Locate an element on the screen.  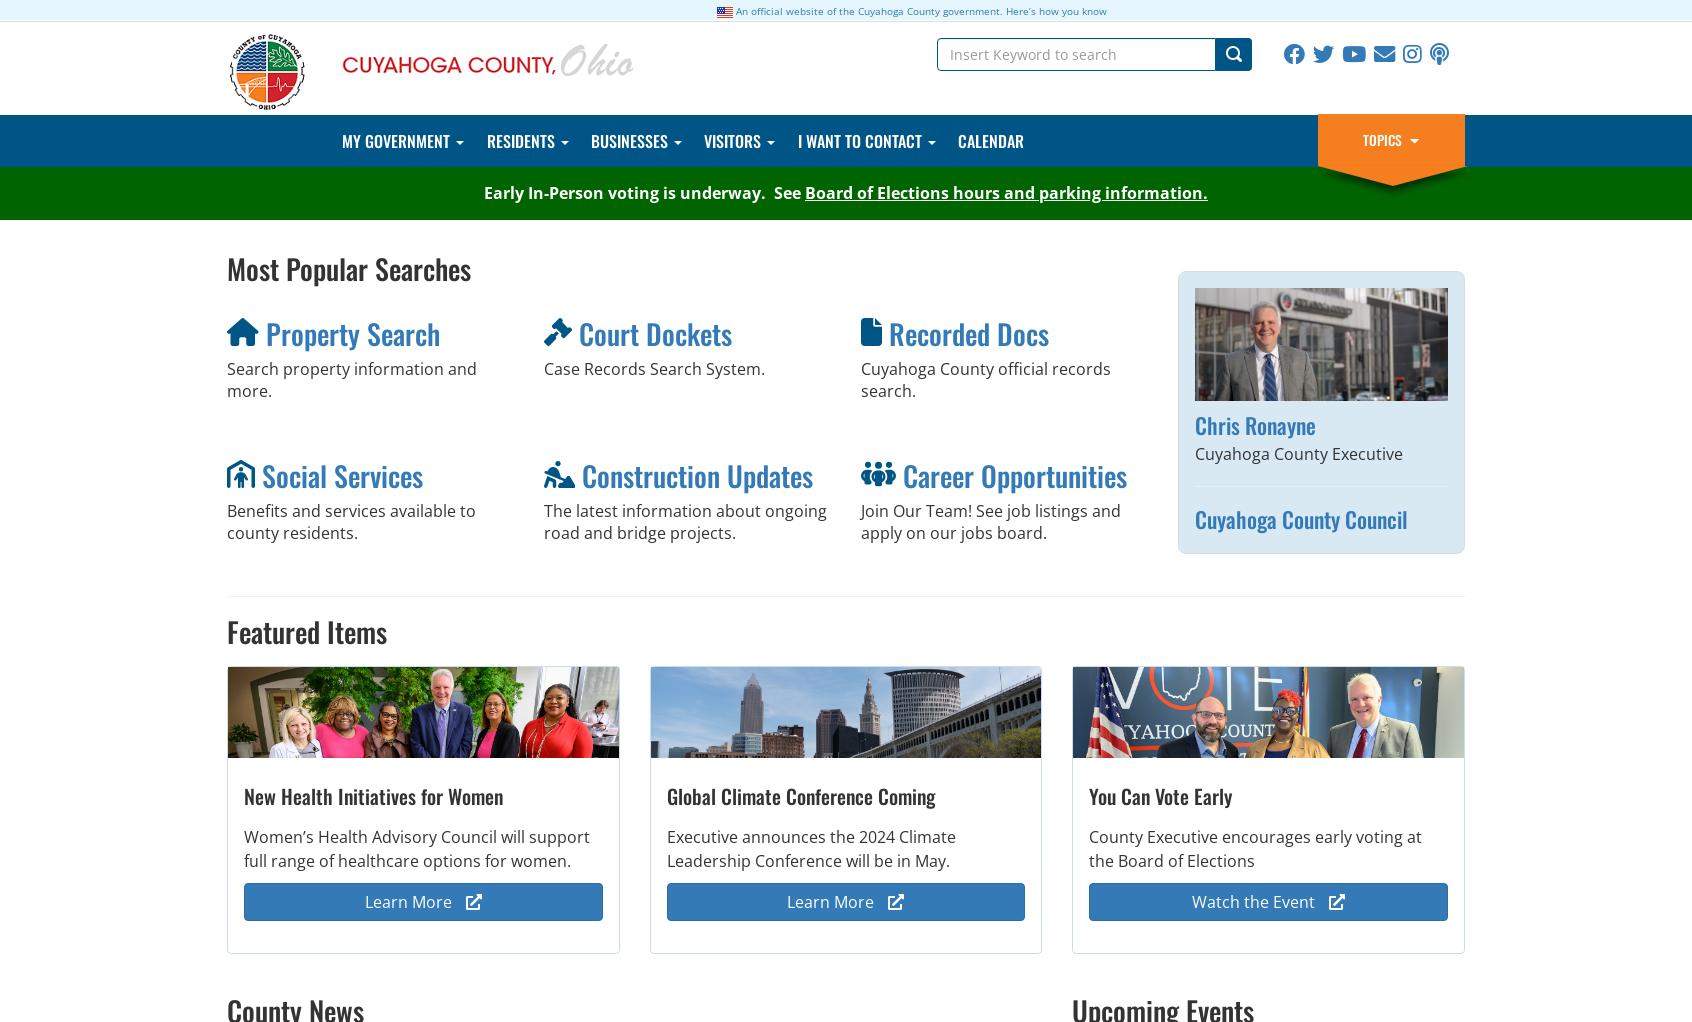
'Social Services' is located at coordinates (261, 474).